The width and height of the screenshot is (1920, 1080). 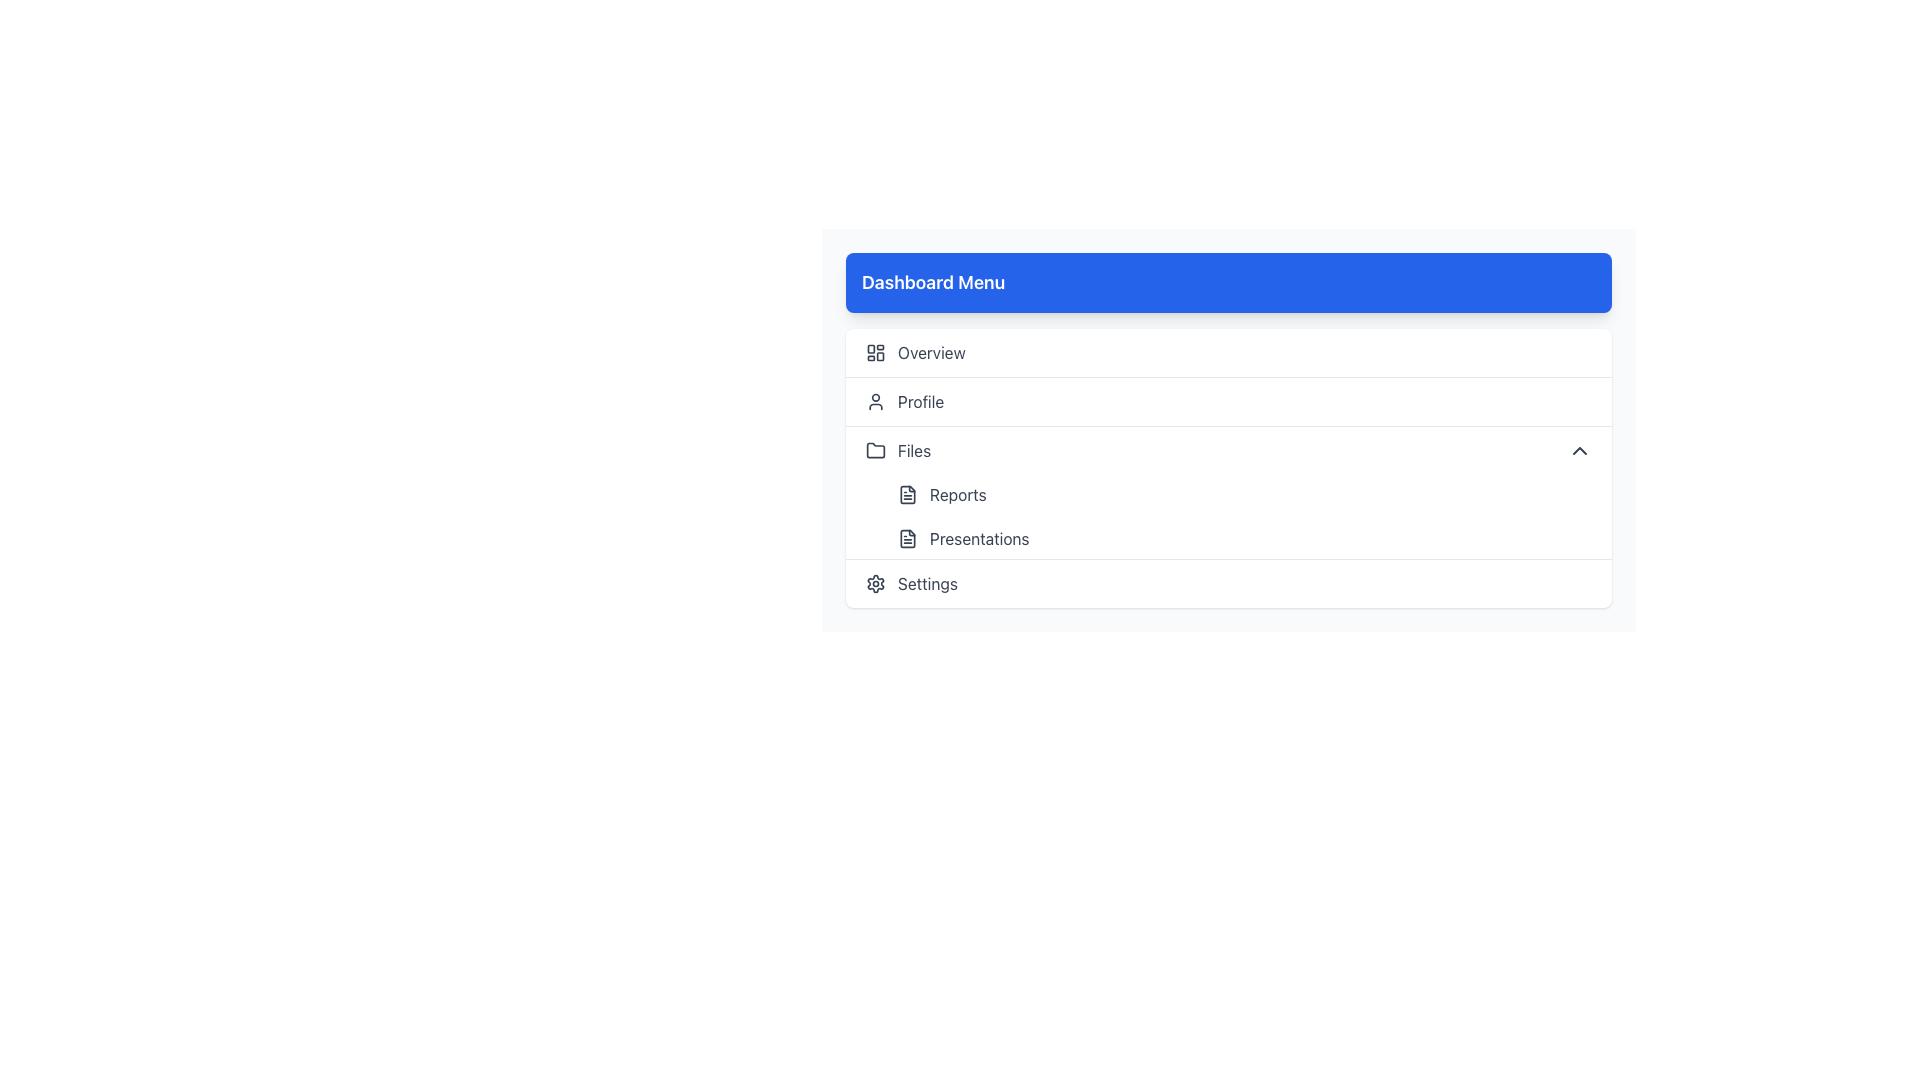 What do you see at coordinates (875, 401) in the screenshot?
I see `the user profile icon in the horizontal menu labeled 'Profile'` at bounding box center [875, 401].